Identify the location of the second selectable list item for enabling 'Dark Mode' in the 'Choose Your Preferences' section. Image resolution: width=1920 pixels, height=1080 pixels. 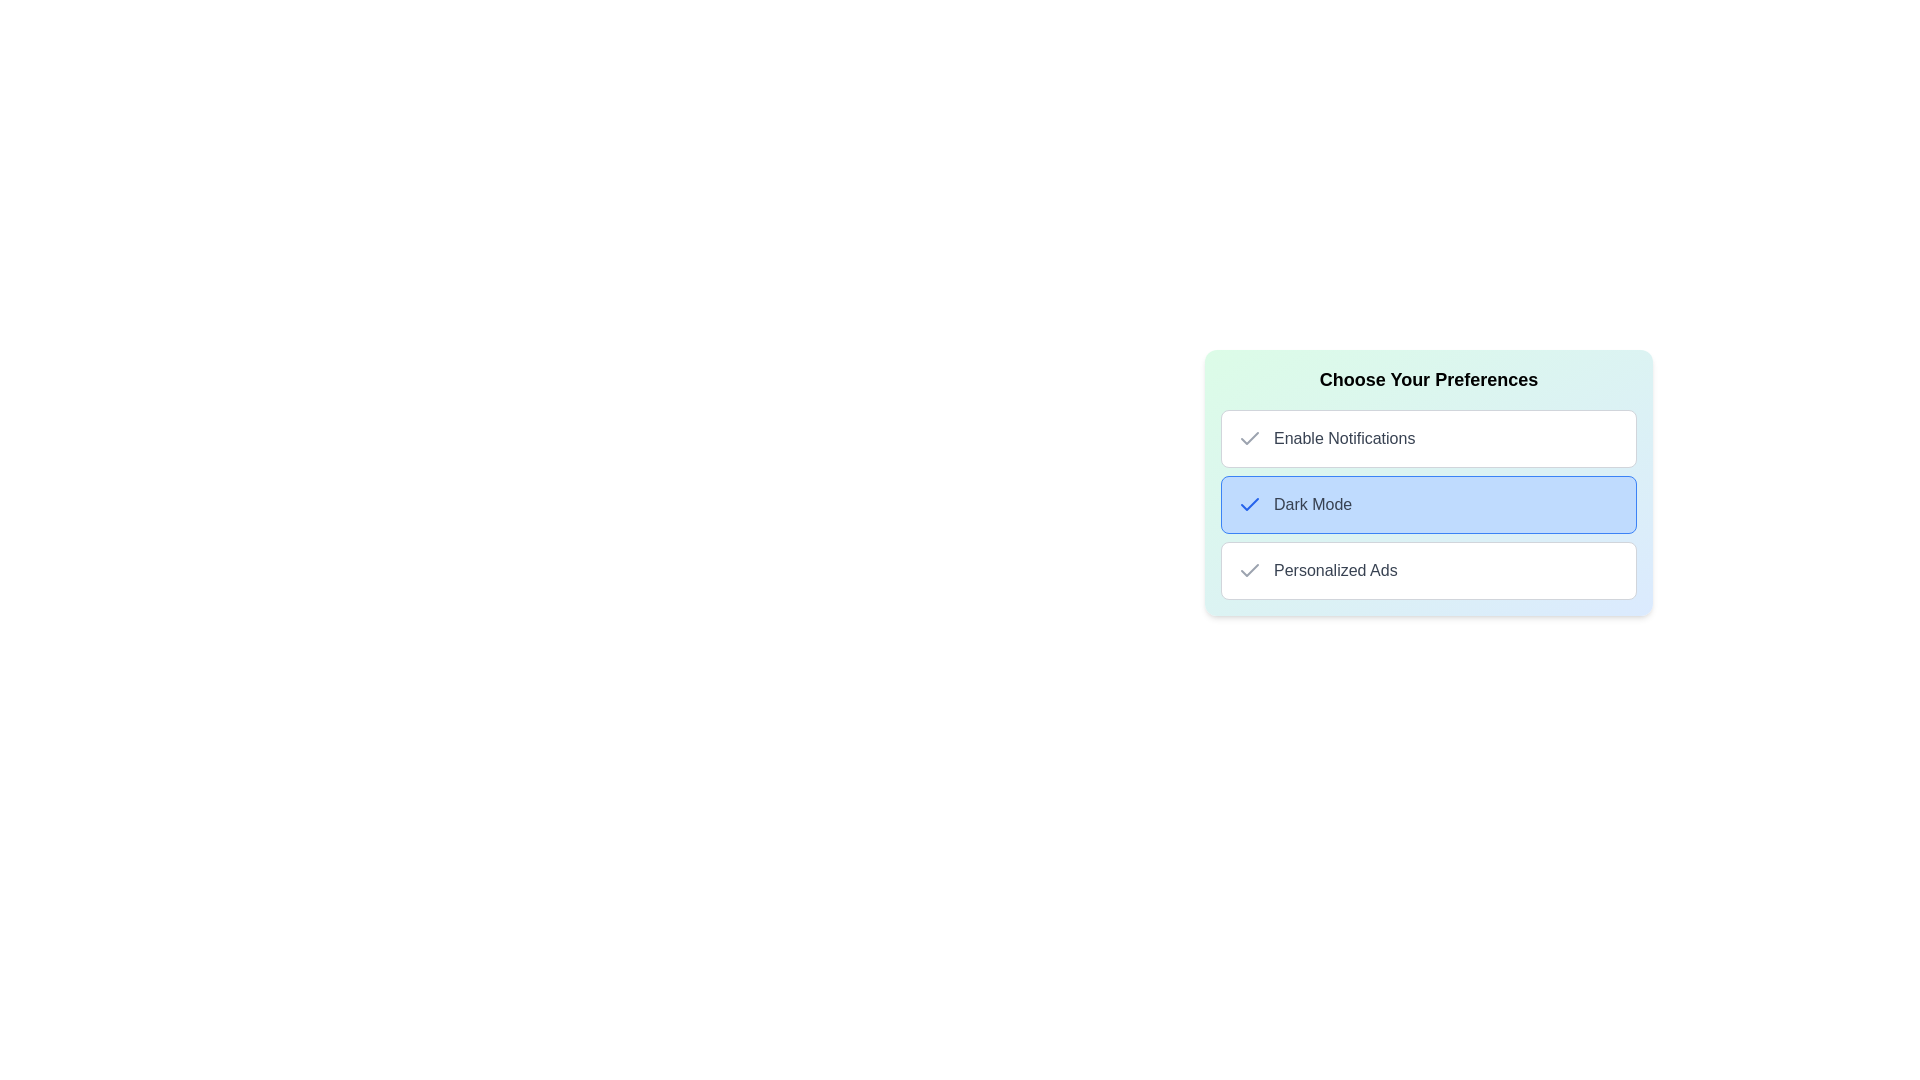
(1428, 504).